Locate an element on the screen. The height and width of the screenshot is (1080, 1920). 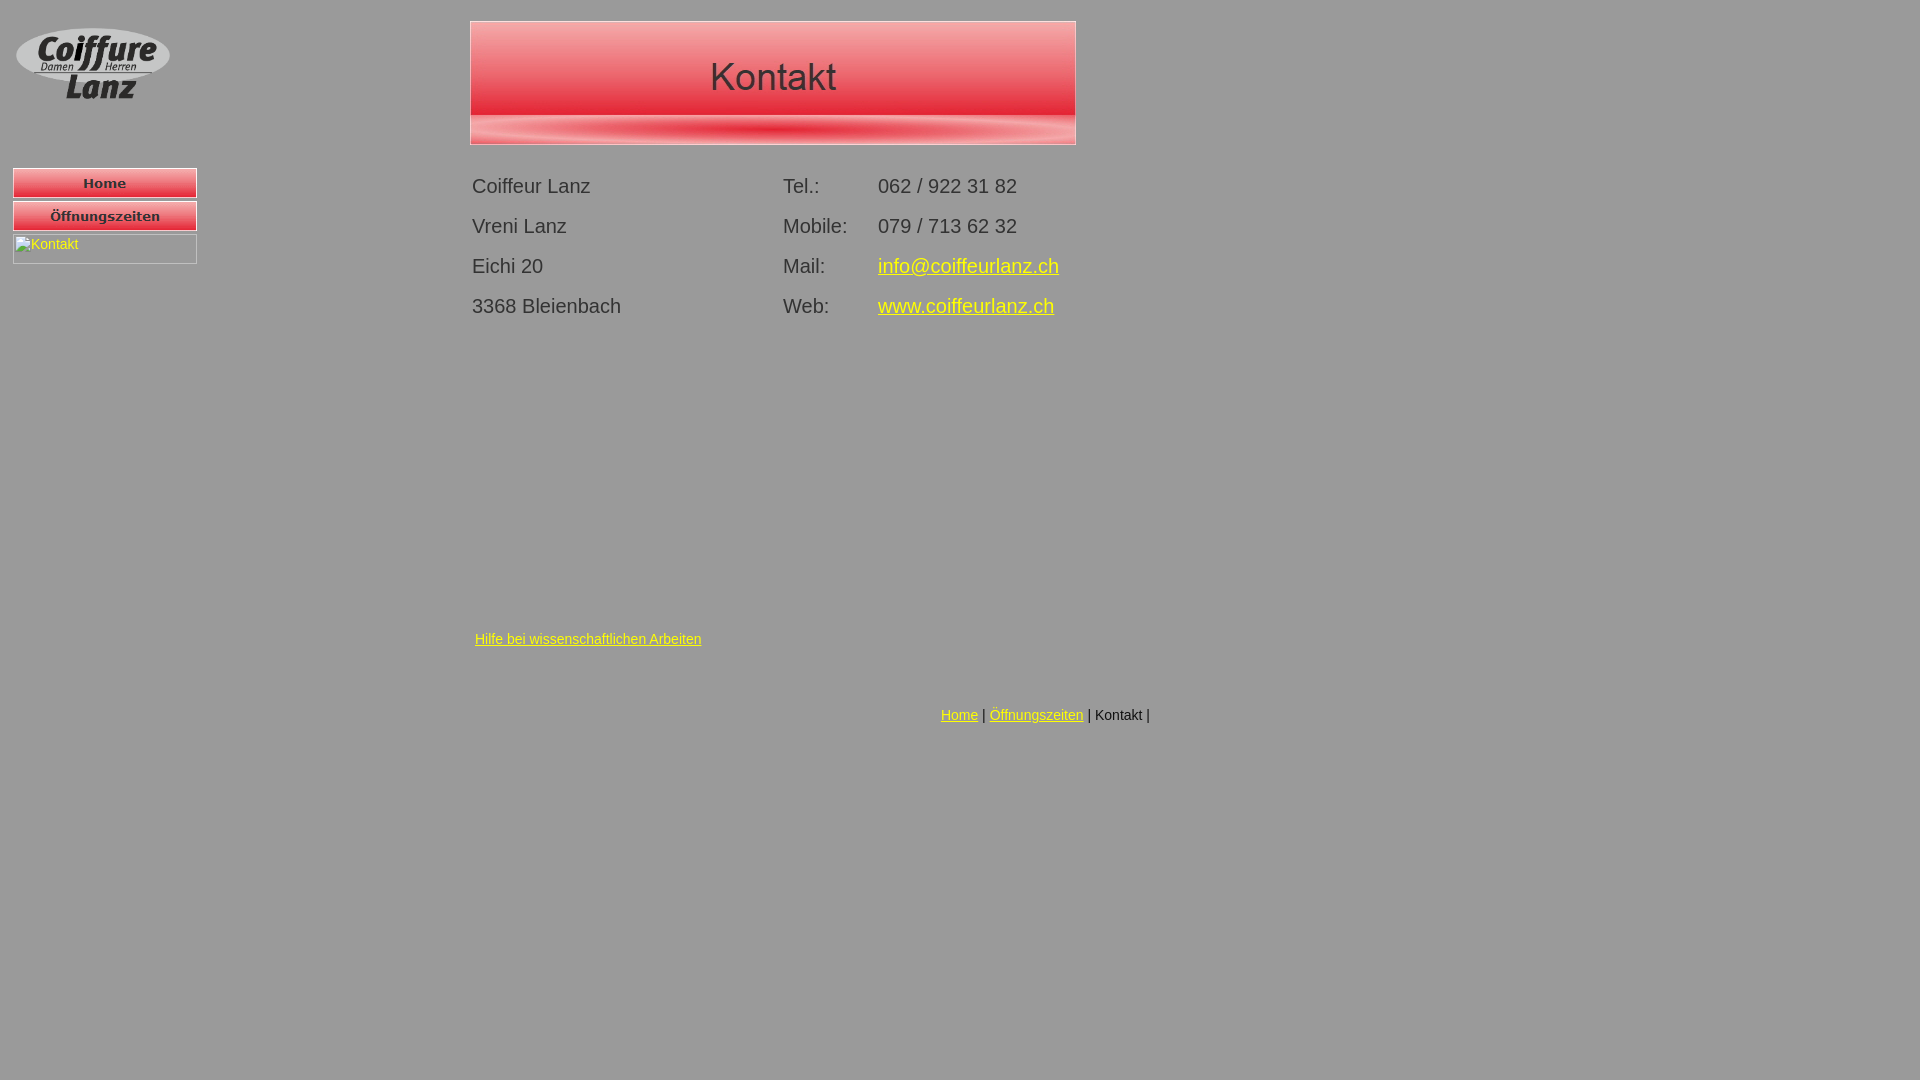
'Home' is located at coordinates (104, 182).